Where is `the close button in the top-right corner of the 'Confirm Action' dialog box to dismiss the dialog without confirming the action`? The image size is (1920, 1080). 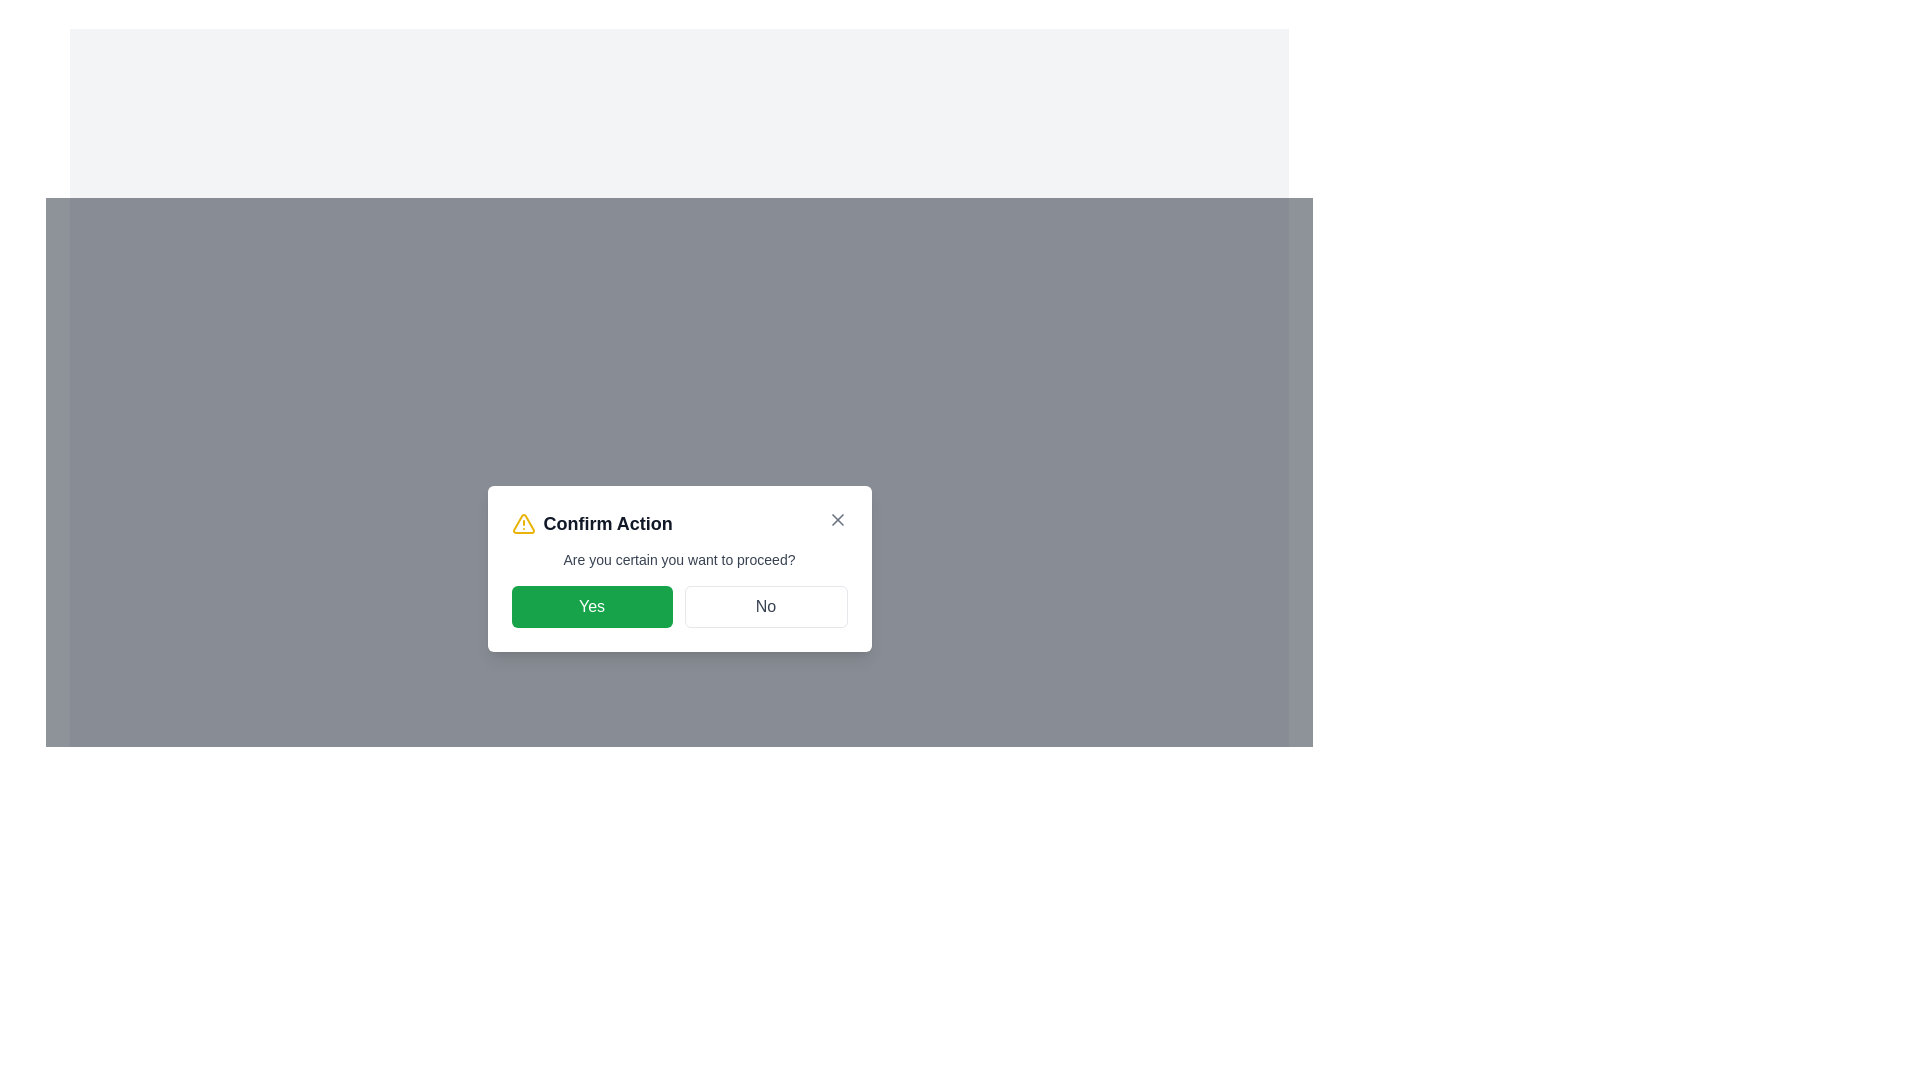
the close button in the top-right corner of the 'Confirm Action' dialog box to dismiss the dialog without confirming the action is located at coordinates (837, 519).